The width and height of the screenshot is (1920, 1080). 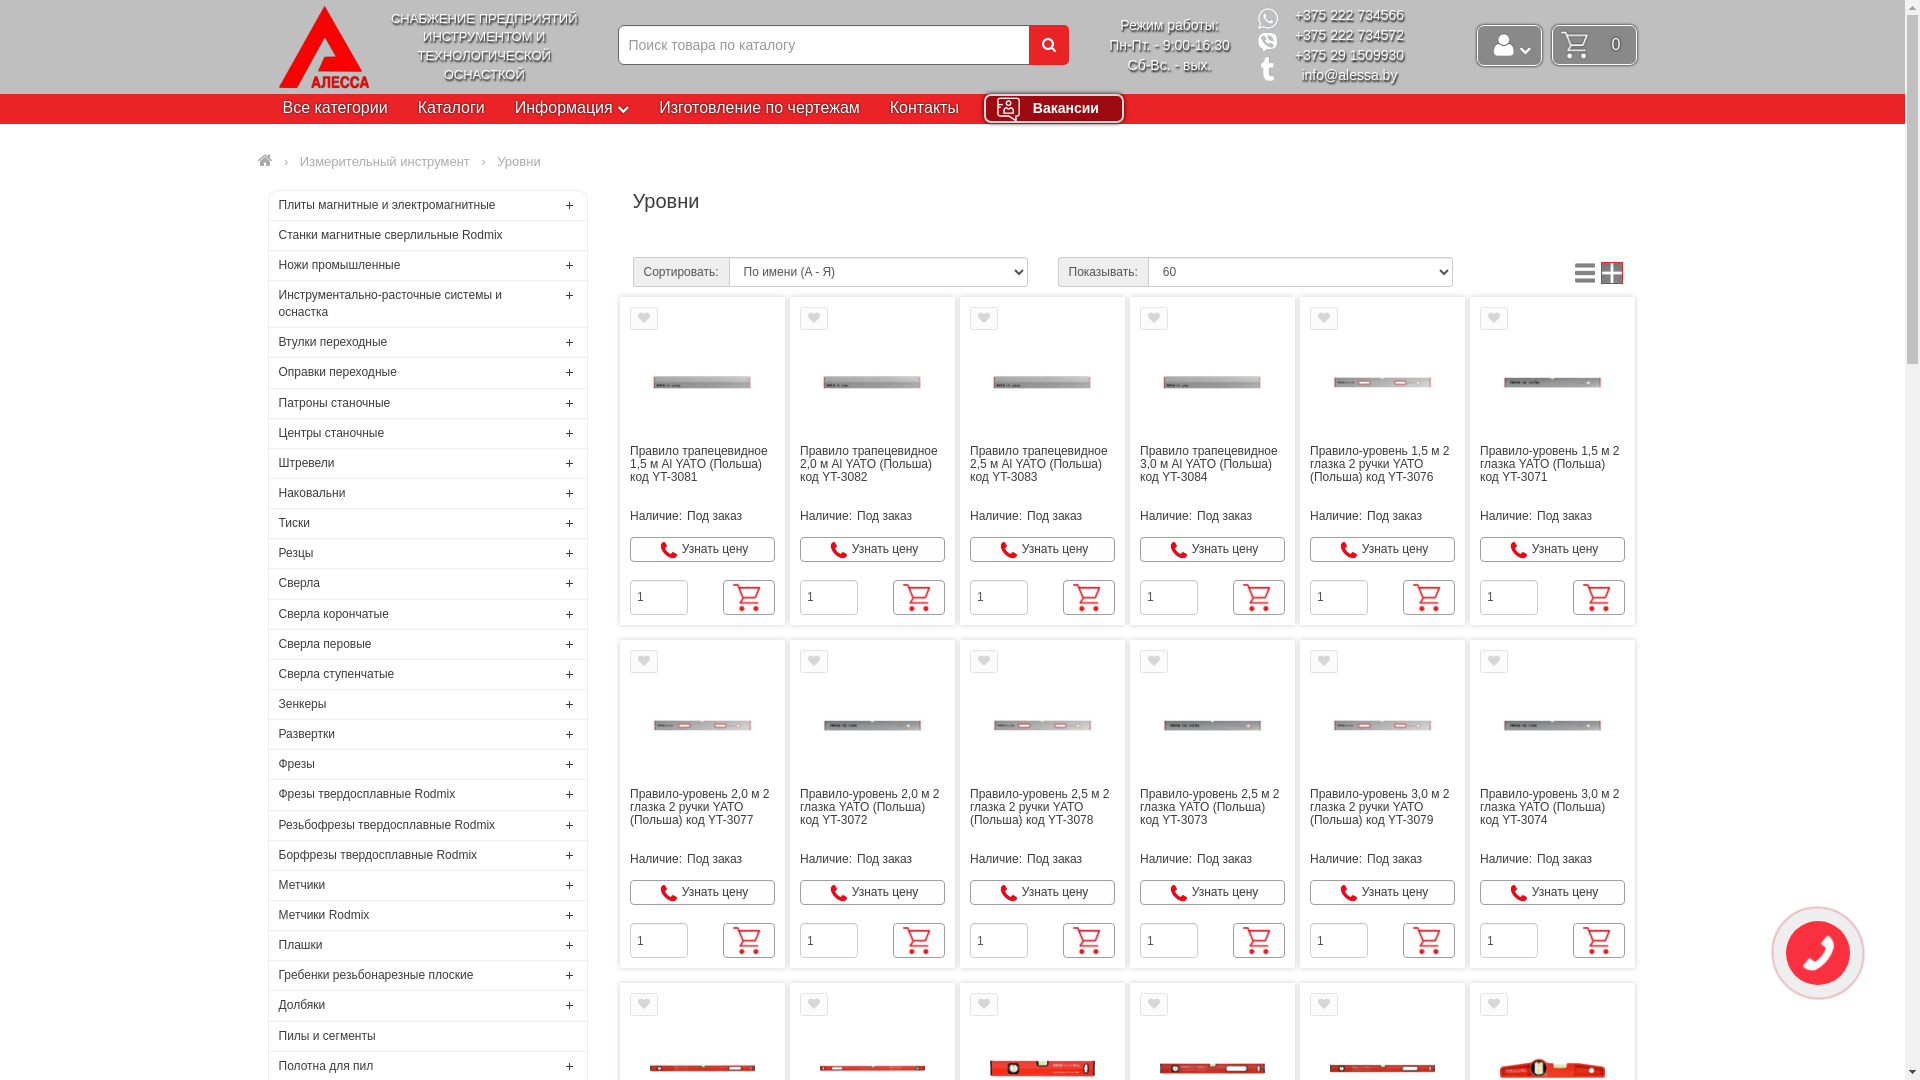 What do you see at coordinates (1295, 53) in the screenshot?
I see `'+375 29 1509930'` at bounding box center [1295, 53].